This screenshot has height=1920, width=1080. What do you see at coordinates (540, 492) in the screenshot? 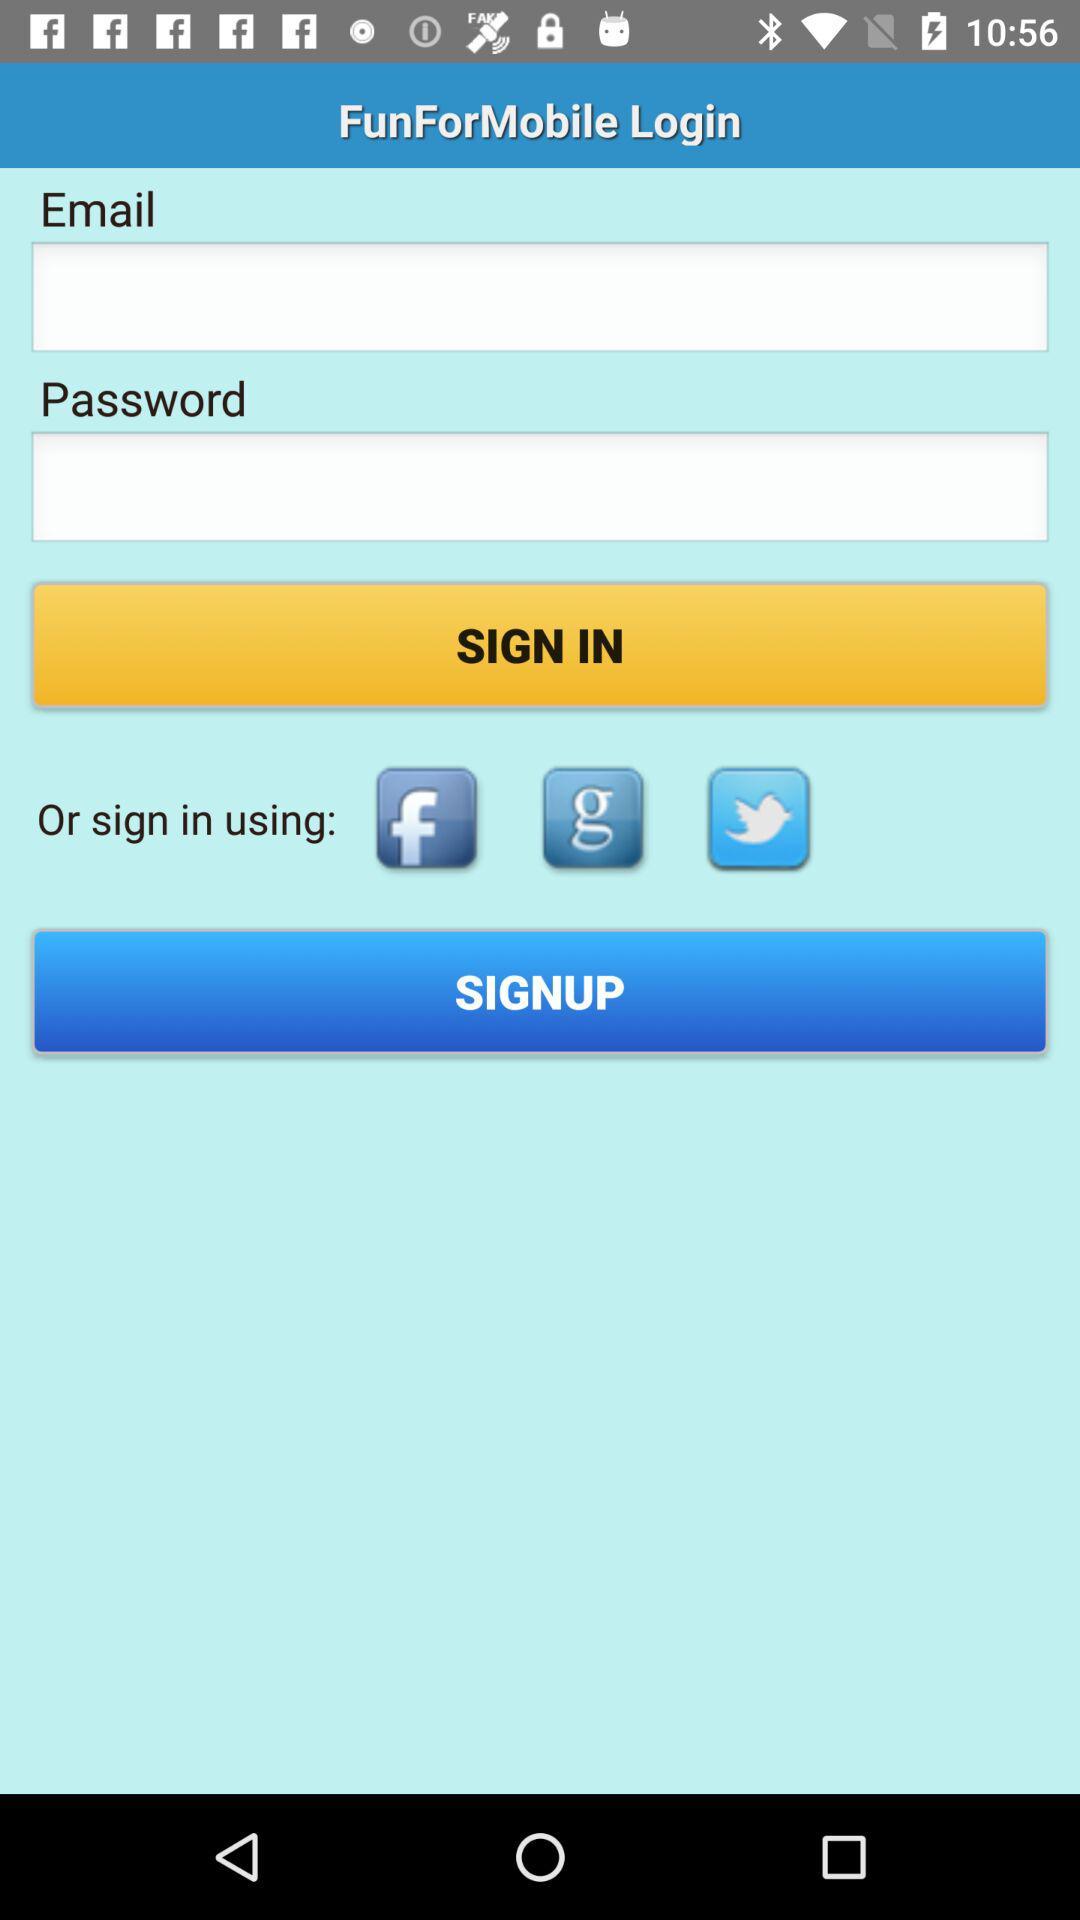
I see `type a password` at bounding box center [540, 492].